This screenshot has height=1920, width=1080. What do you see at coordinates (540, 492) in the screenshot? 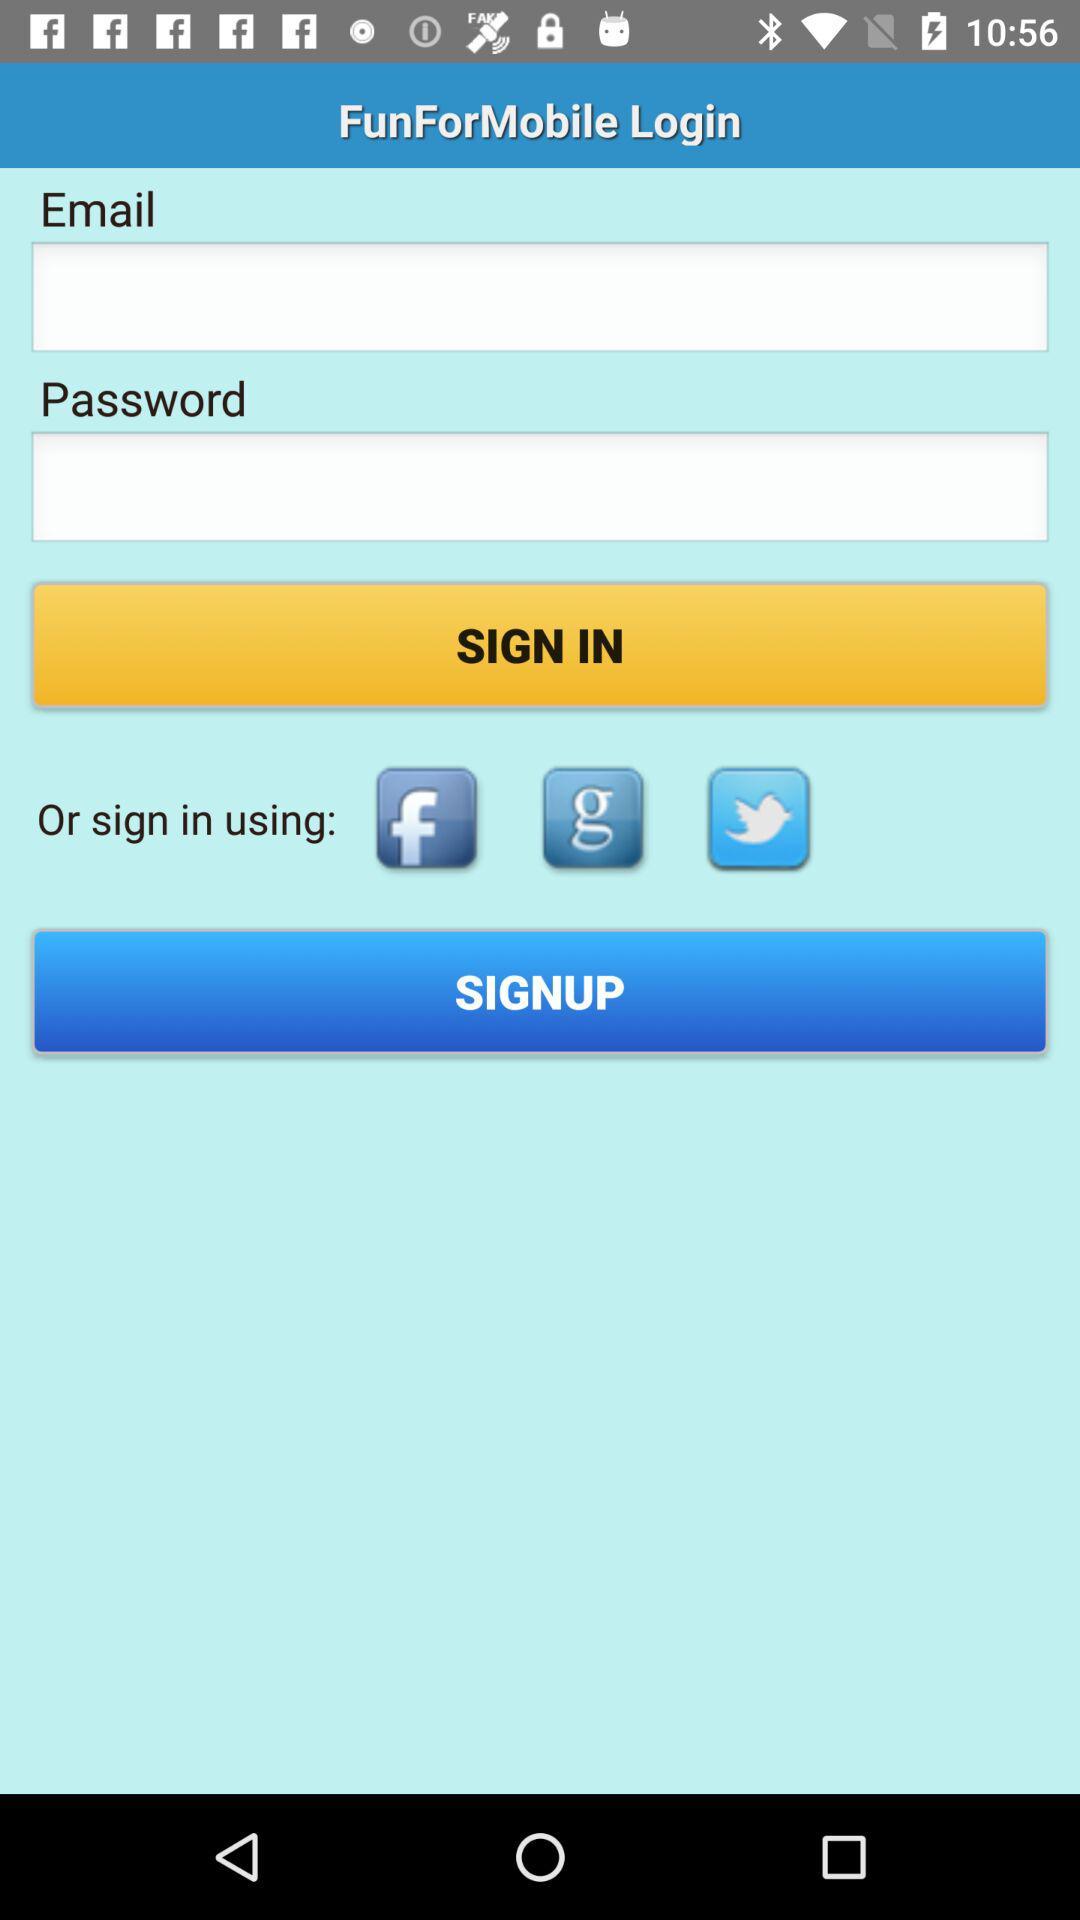
I see `type a password` at bounding box center [540, 492].